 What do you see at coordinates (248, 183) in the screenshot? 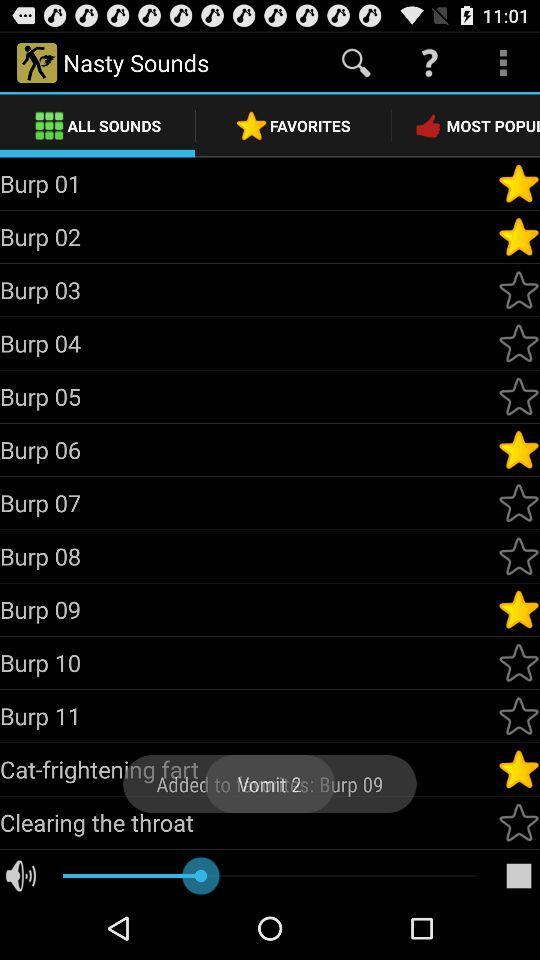
I see `burp 01 app` at bounding box center [248, 183].